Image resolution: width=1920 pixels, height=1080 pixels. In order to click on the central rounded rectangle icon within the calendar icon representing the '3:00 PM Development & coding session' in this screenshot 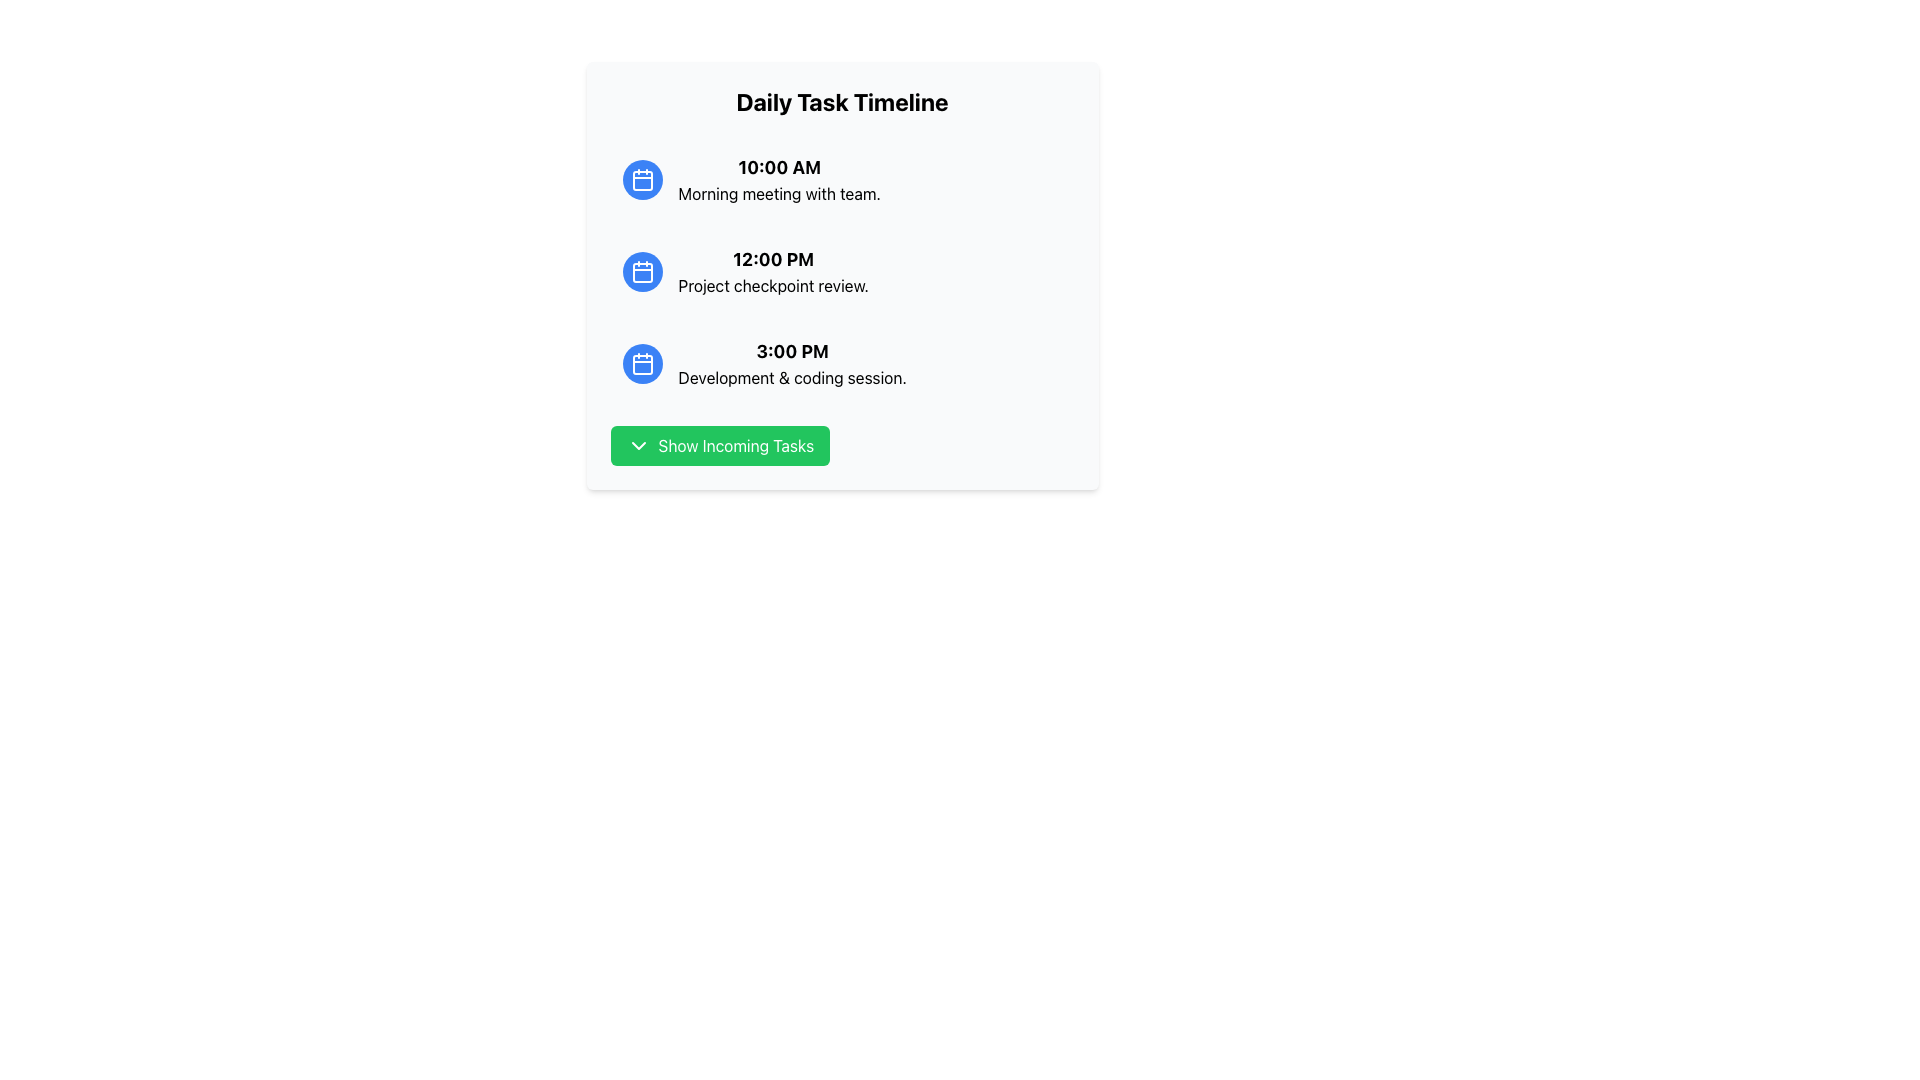, I will do `click(642, 365)`.